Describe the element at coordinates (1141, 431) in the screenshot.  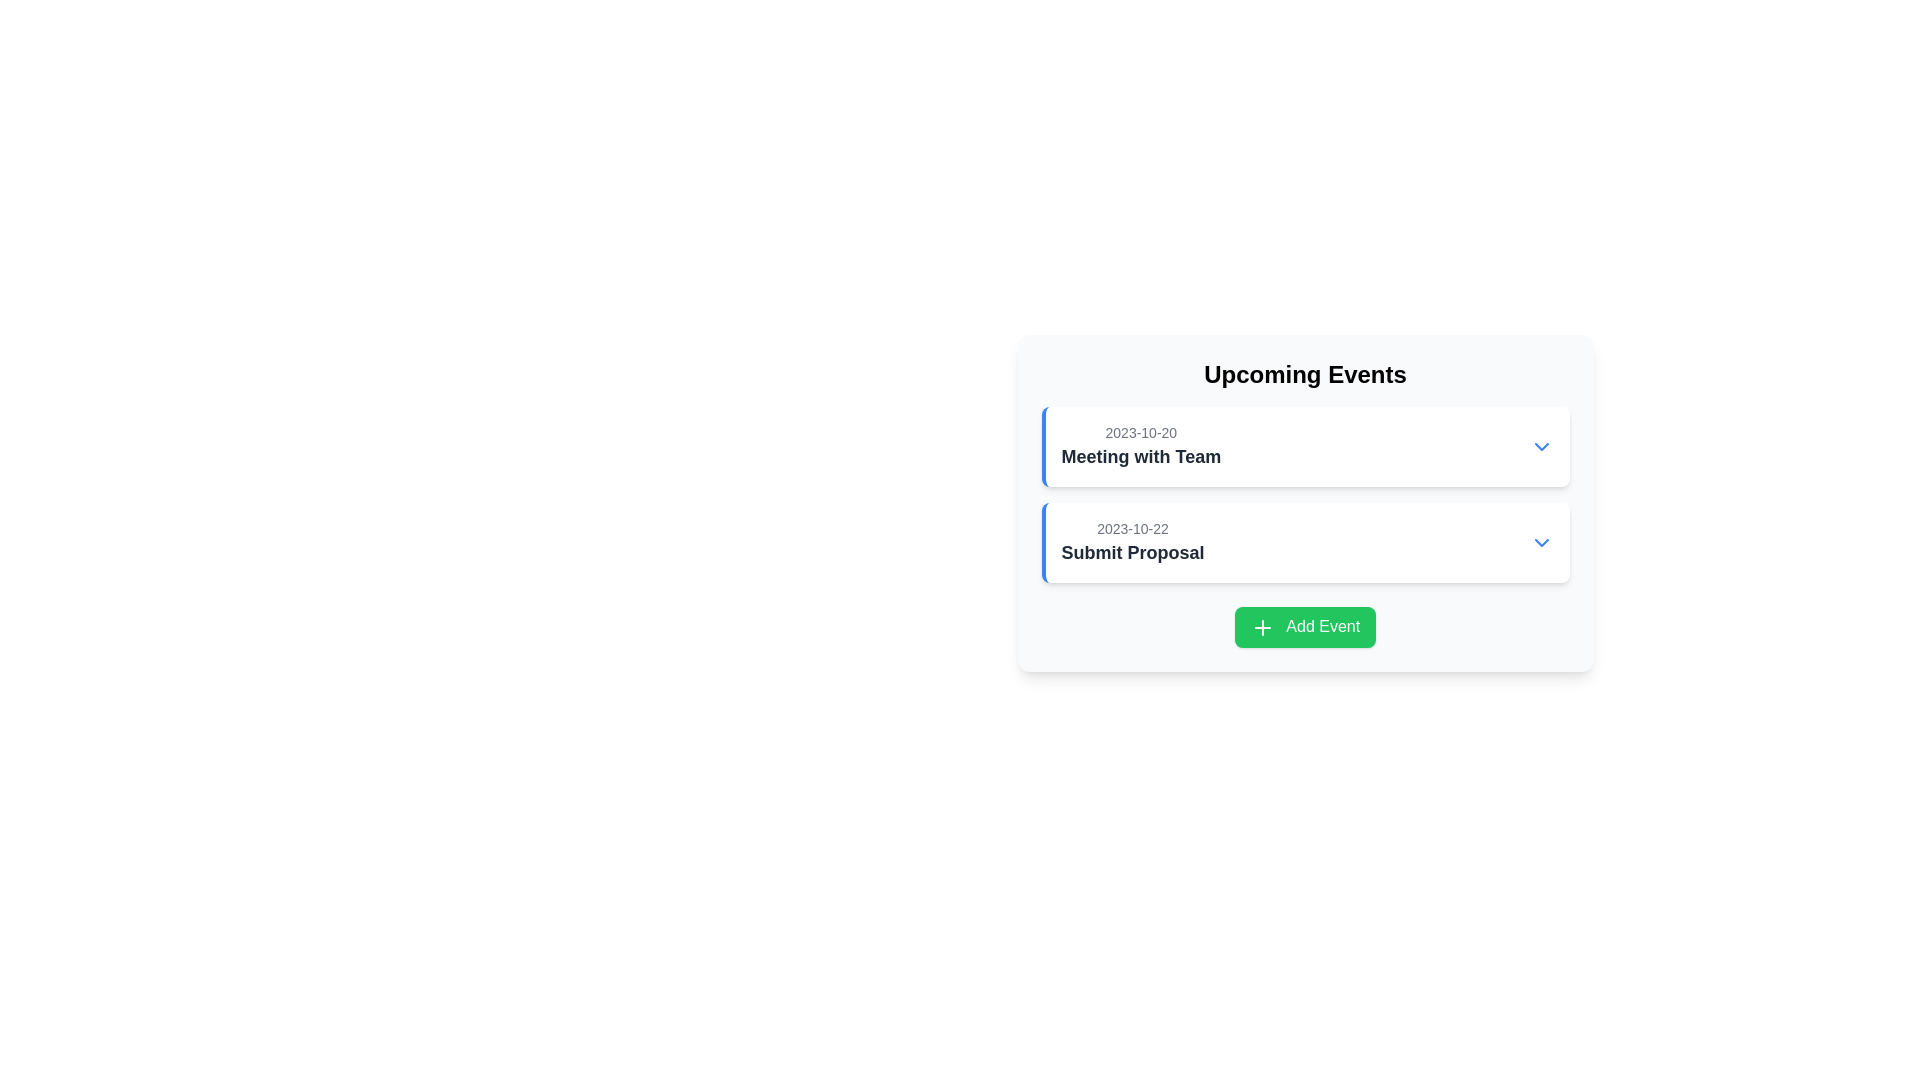
I see `date displayed in the text label showing '2023-10-20', which is styled in gray and located above the title of the event card labeled 'Meeting with Team'` at that location.